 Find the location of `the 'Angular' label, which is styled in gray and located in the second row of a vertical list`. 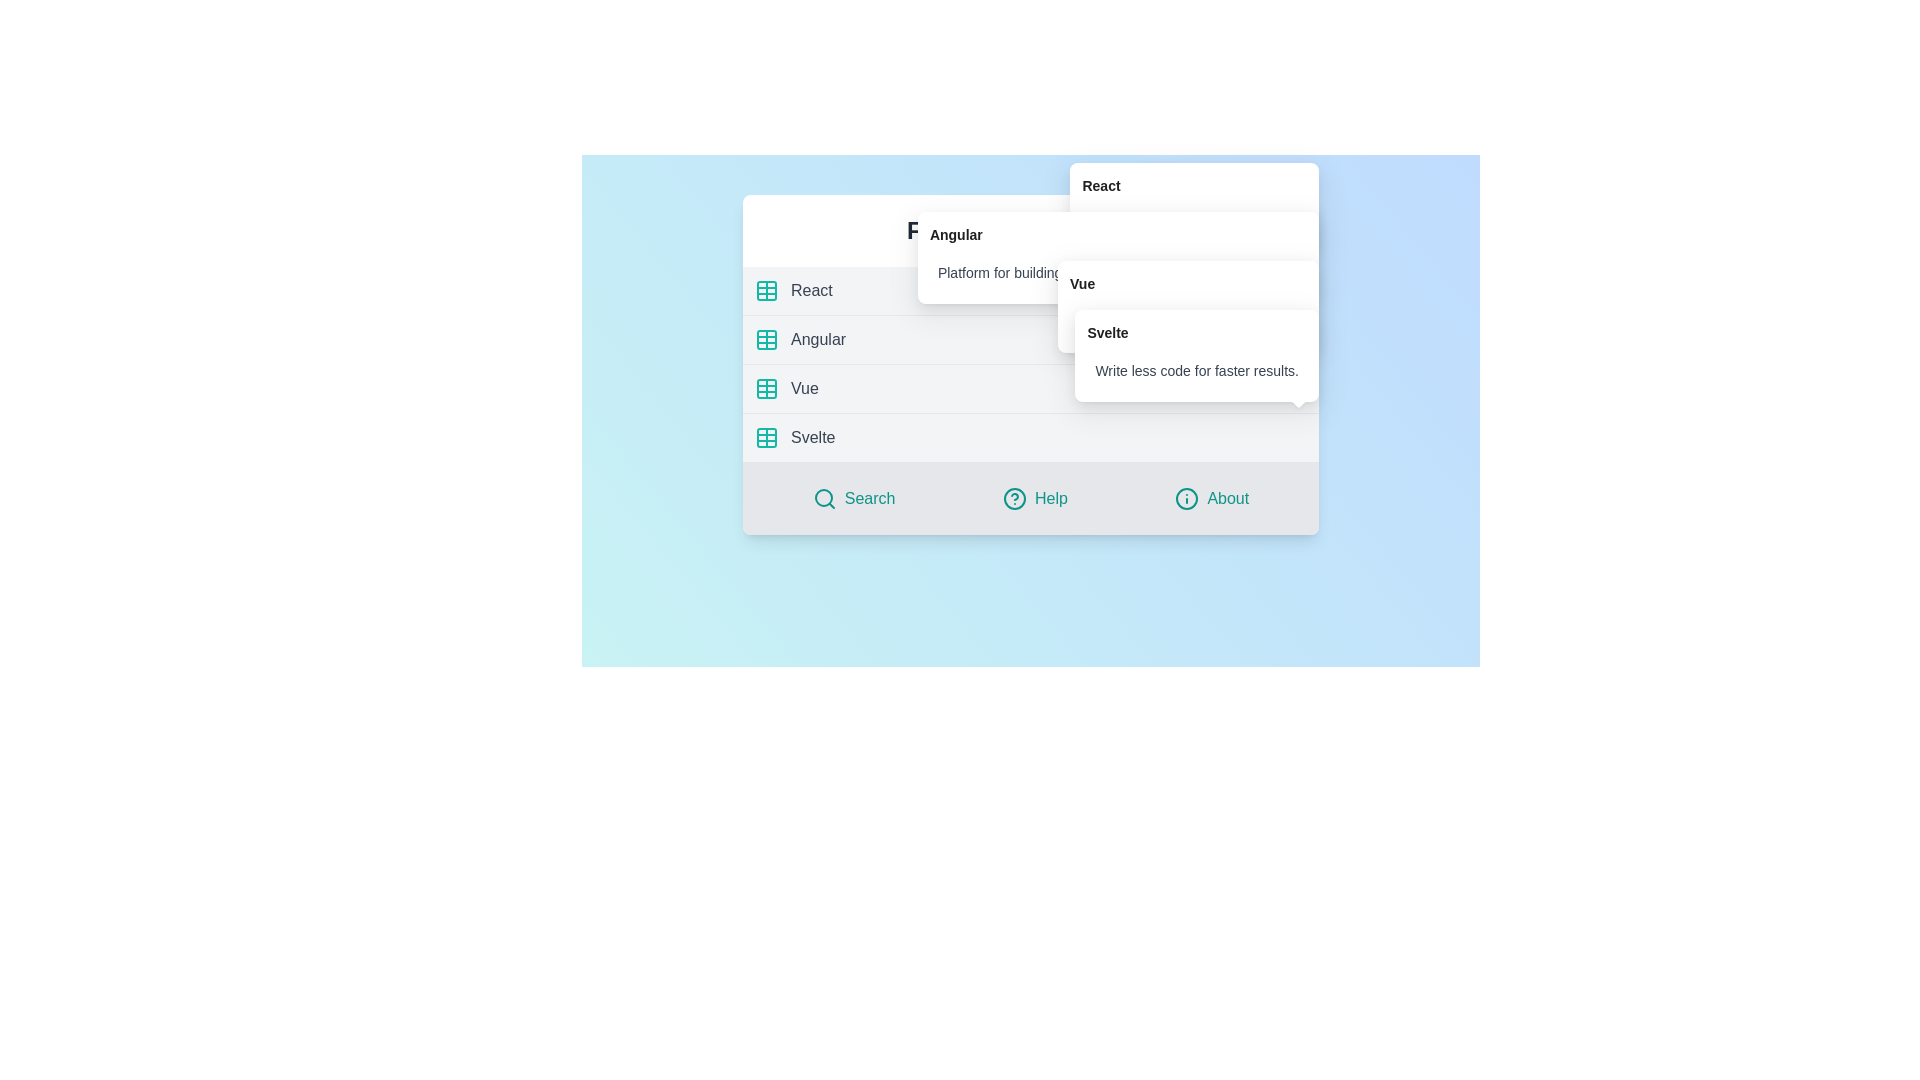

the 'Angular' label, which is styled in gray and located in the second row of a vertical list is located at coordinates (818, 338).